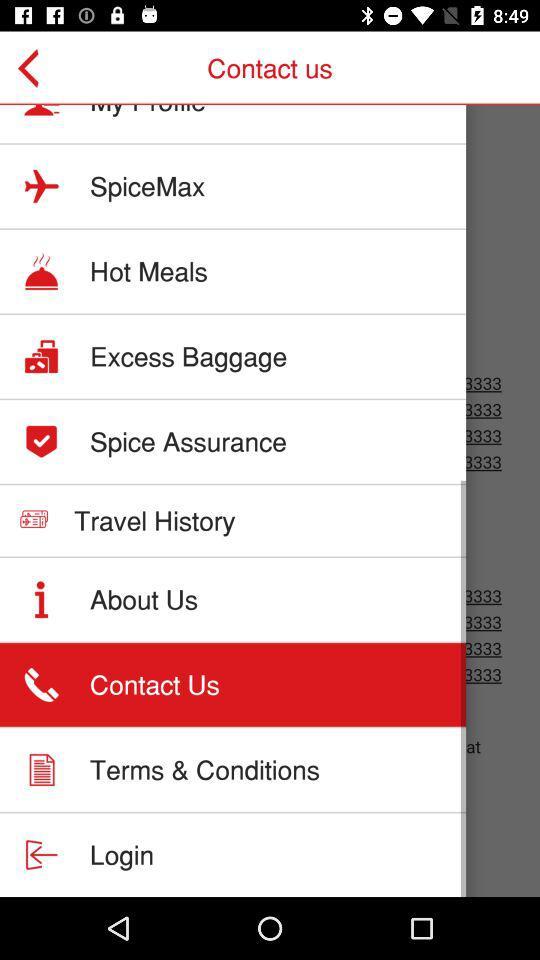 This screenshot has height=960, width=540. I want to click on the travel history, so click(153, 519).